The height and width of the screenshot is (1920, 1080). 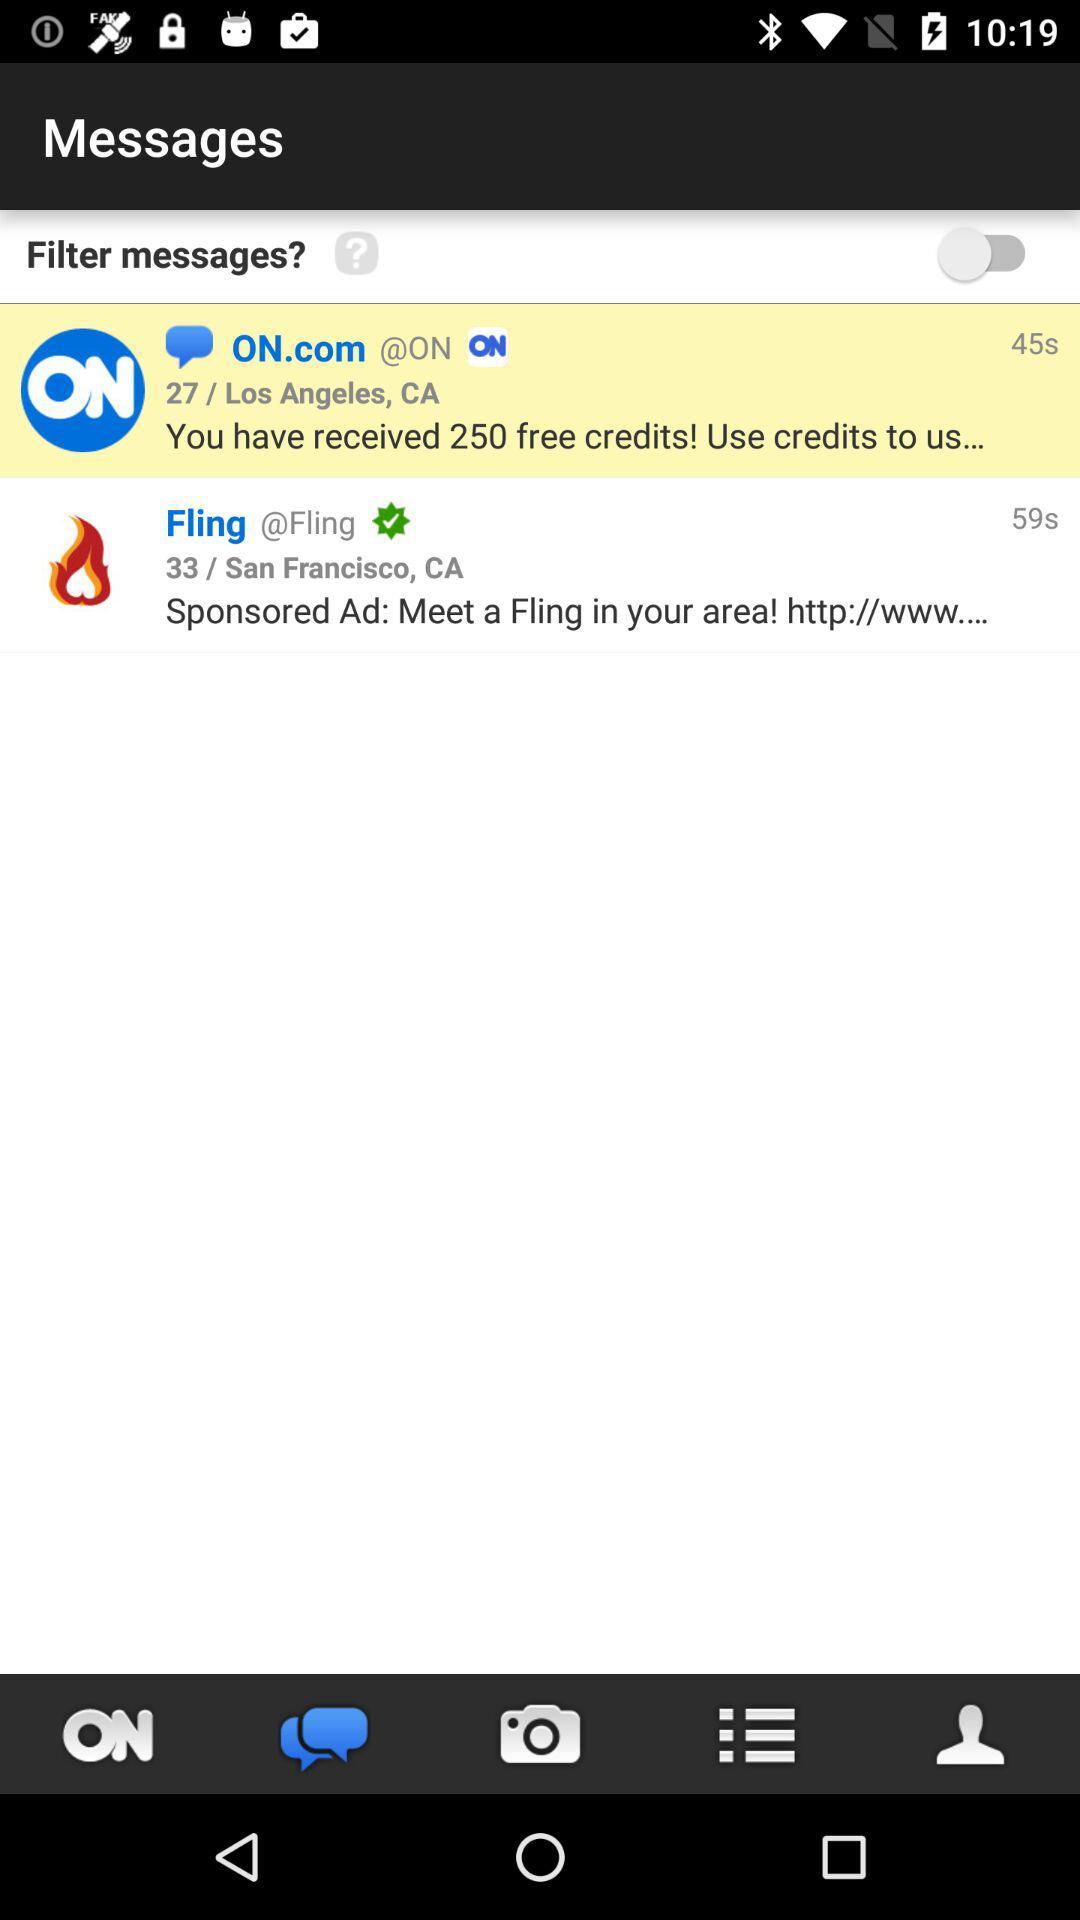 What do you see at coordinates (540, 1733) in the screenshot?
I see `take photo` at bounding box center [540, 1733].